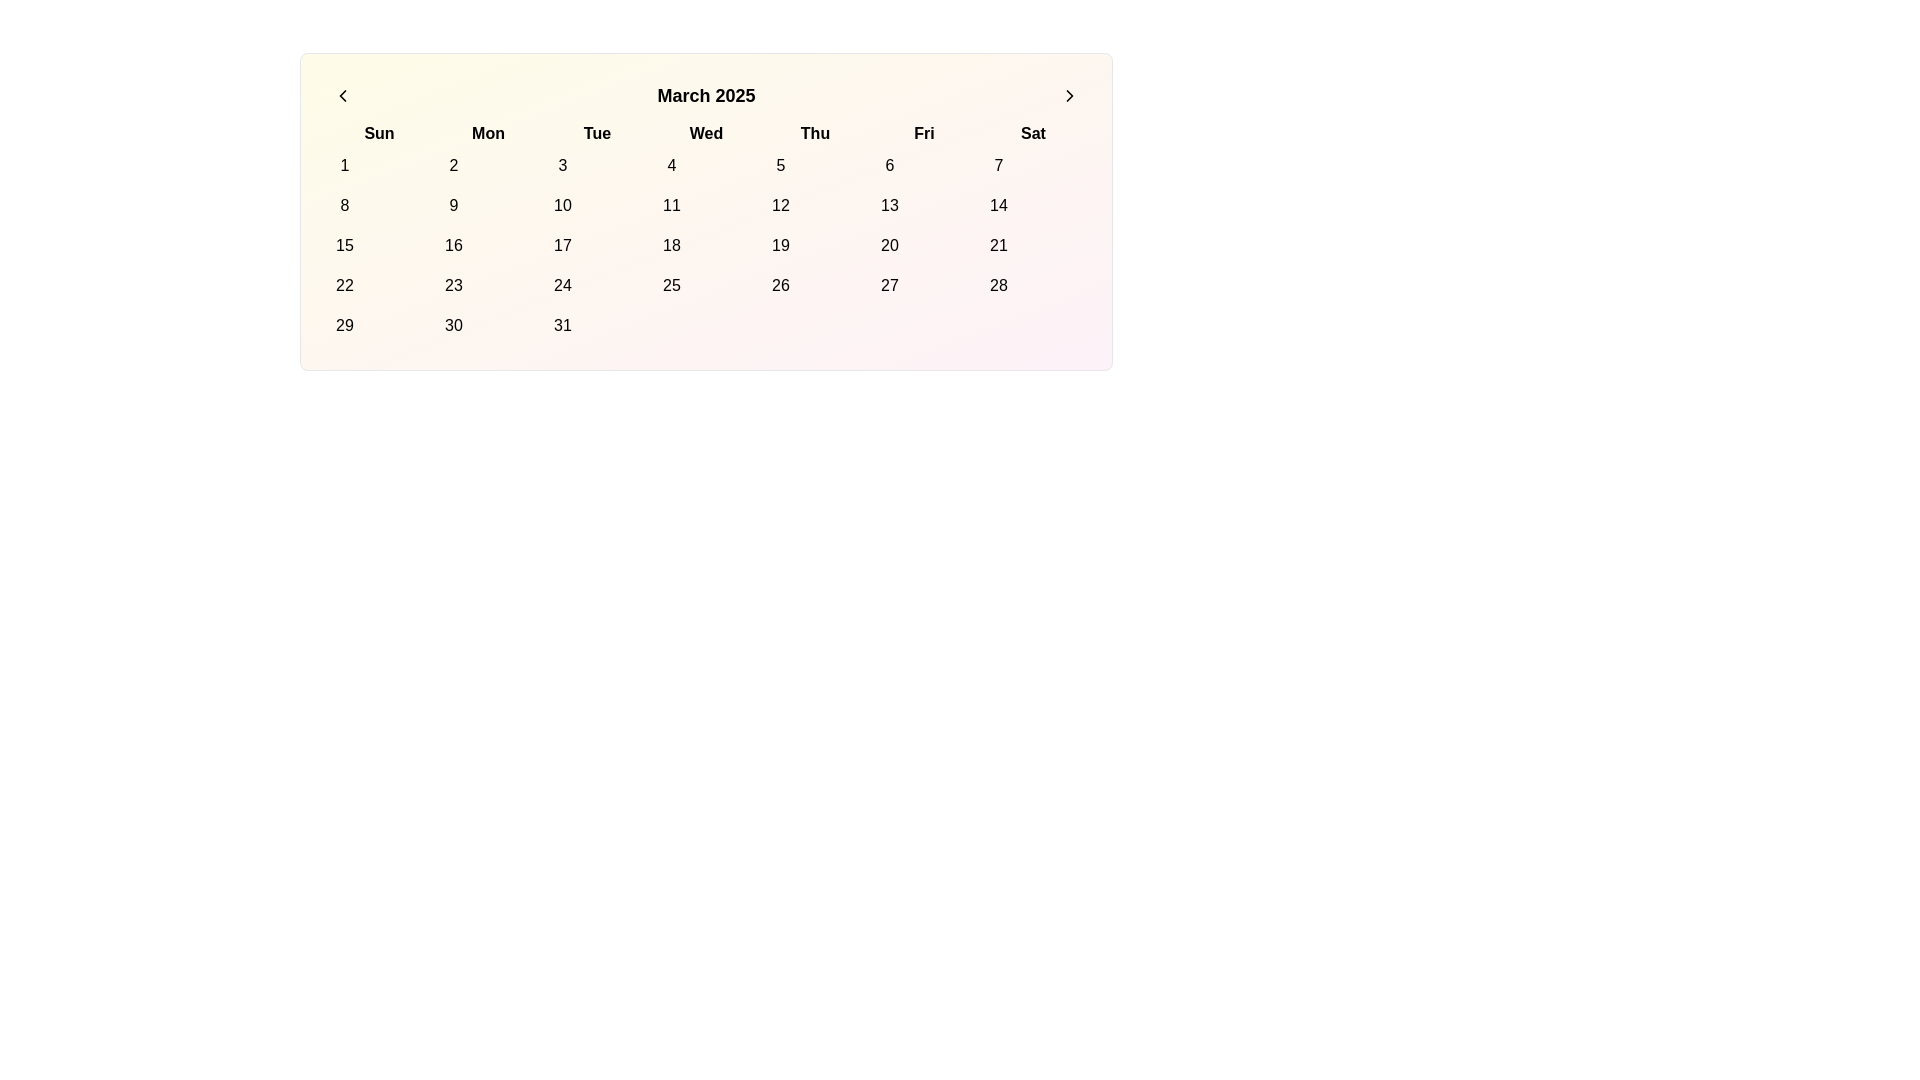 The image size is (1920, 1080). Describe the element at coordinates (453, 205) in the screenshot. I see `the button representing the ninth date in the calendar view` at that location.